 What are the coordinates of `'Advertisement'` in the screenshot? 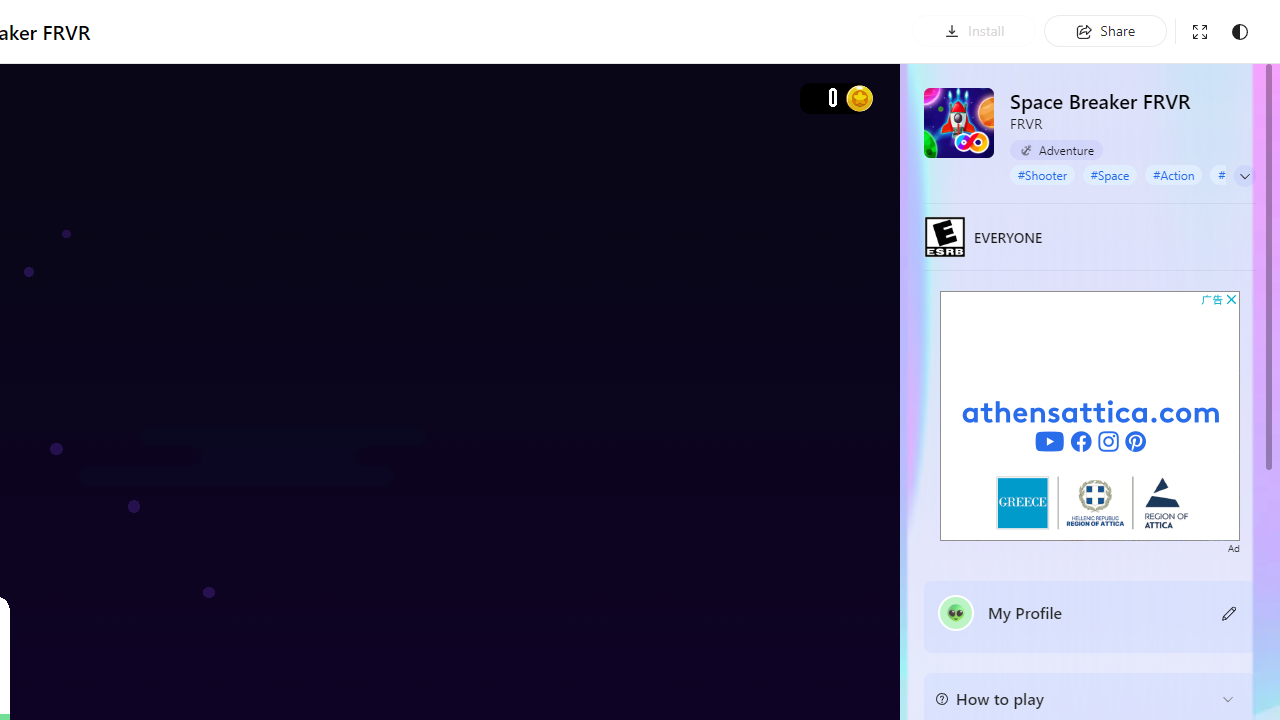 It's located at (1088, 414).